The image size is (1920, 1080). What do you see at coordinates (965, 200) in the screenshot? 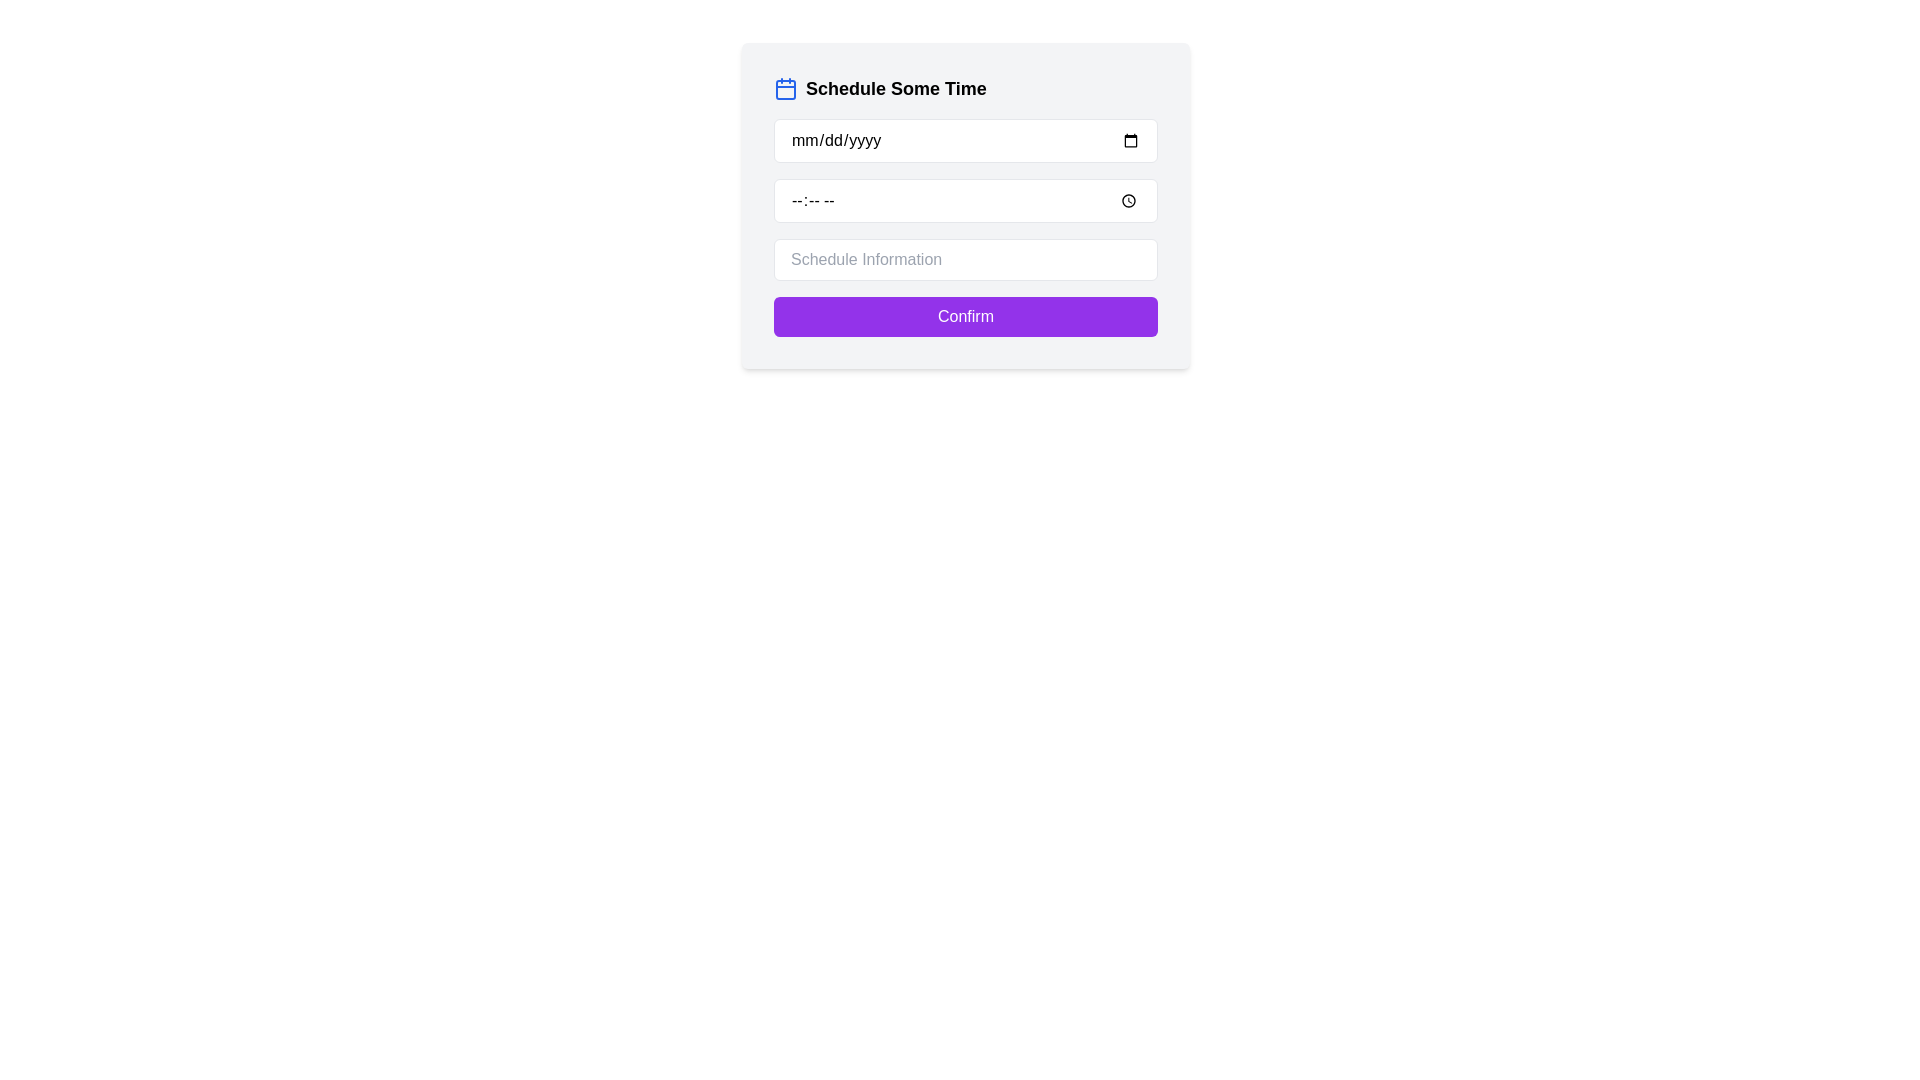
I see `the Time input field` at bounding box center [965, 200].